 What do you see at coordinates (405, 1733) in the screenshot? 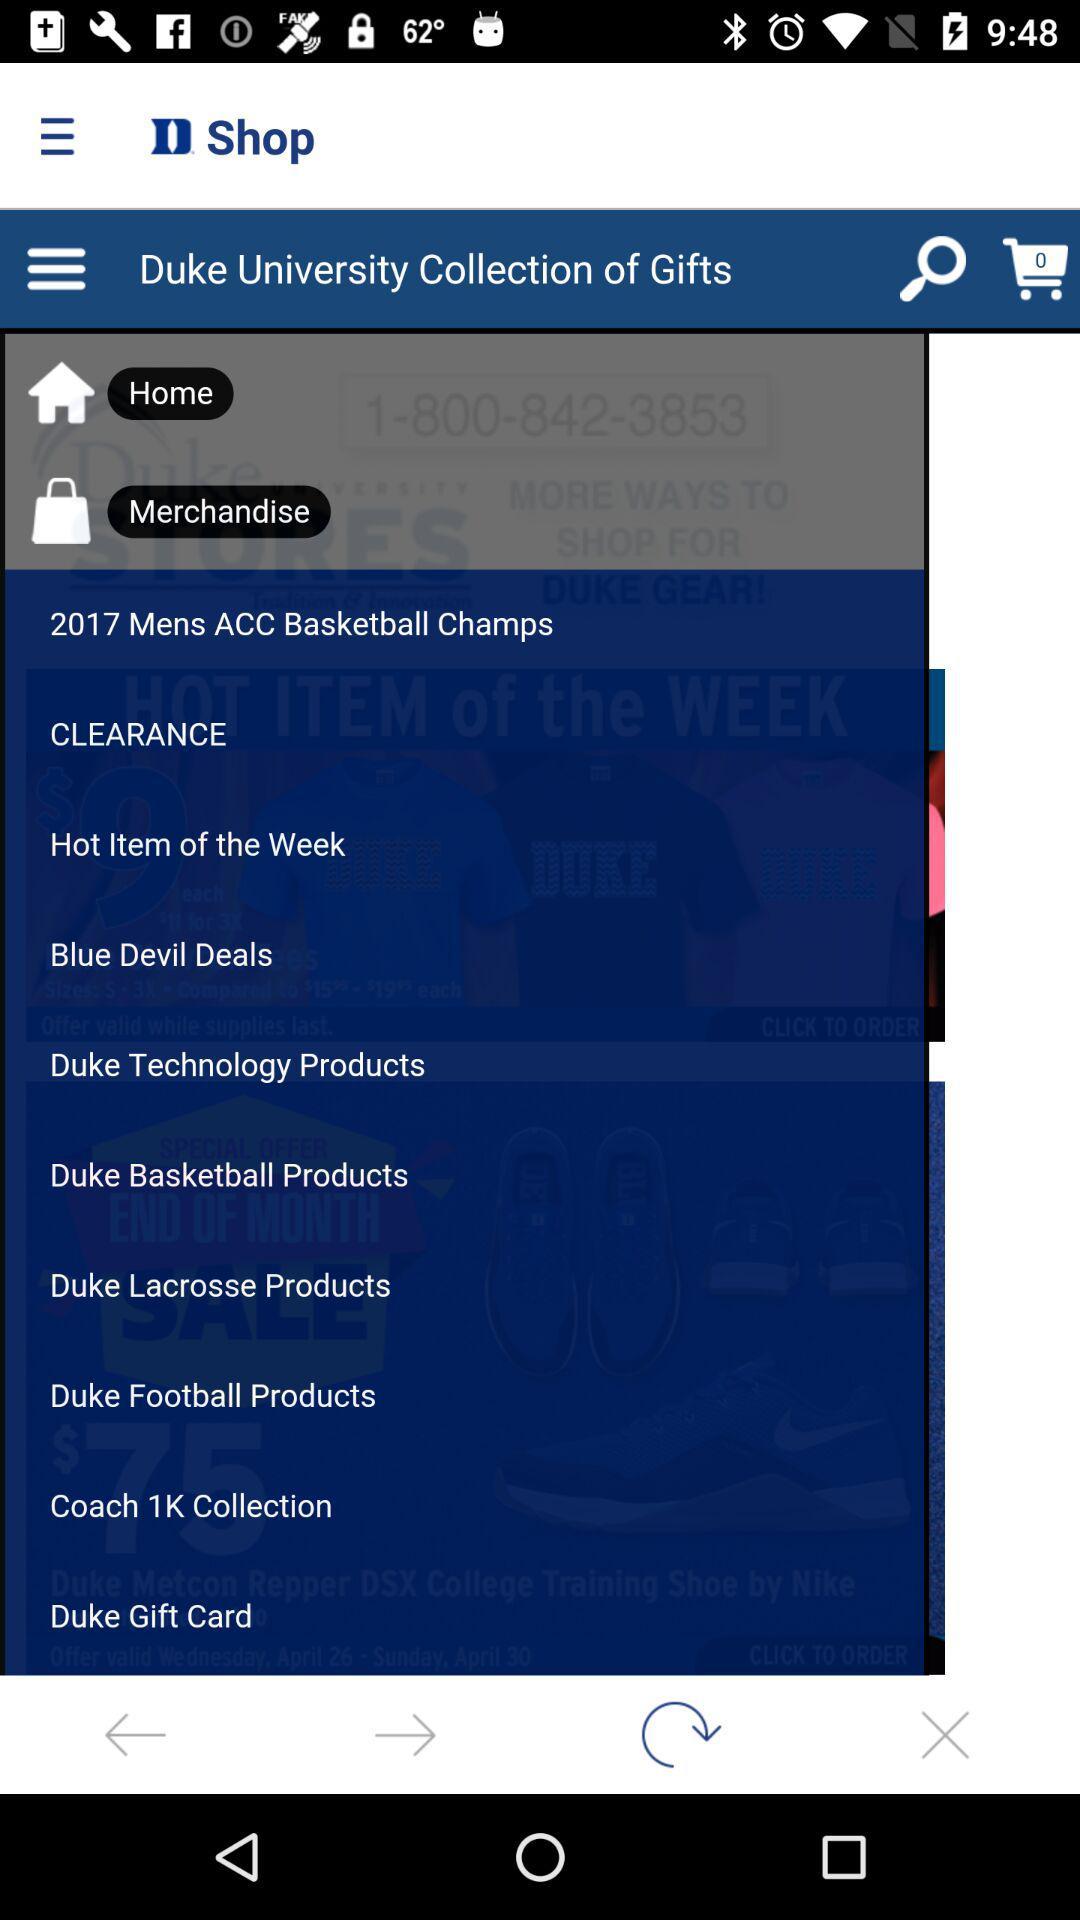
I see `next button` at bounding box center [405, 1733].